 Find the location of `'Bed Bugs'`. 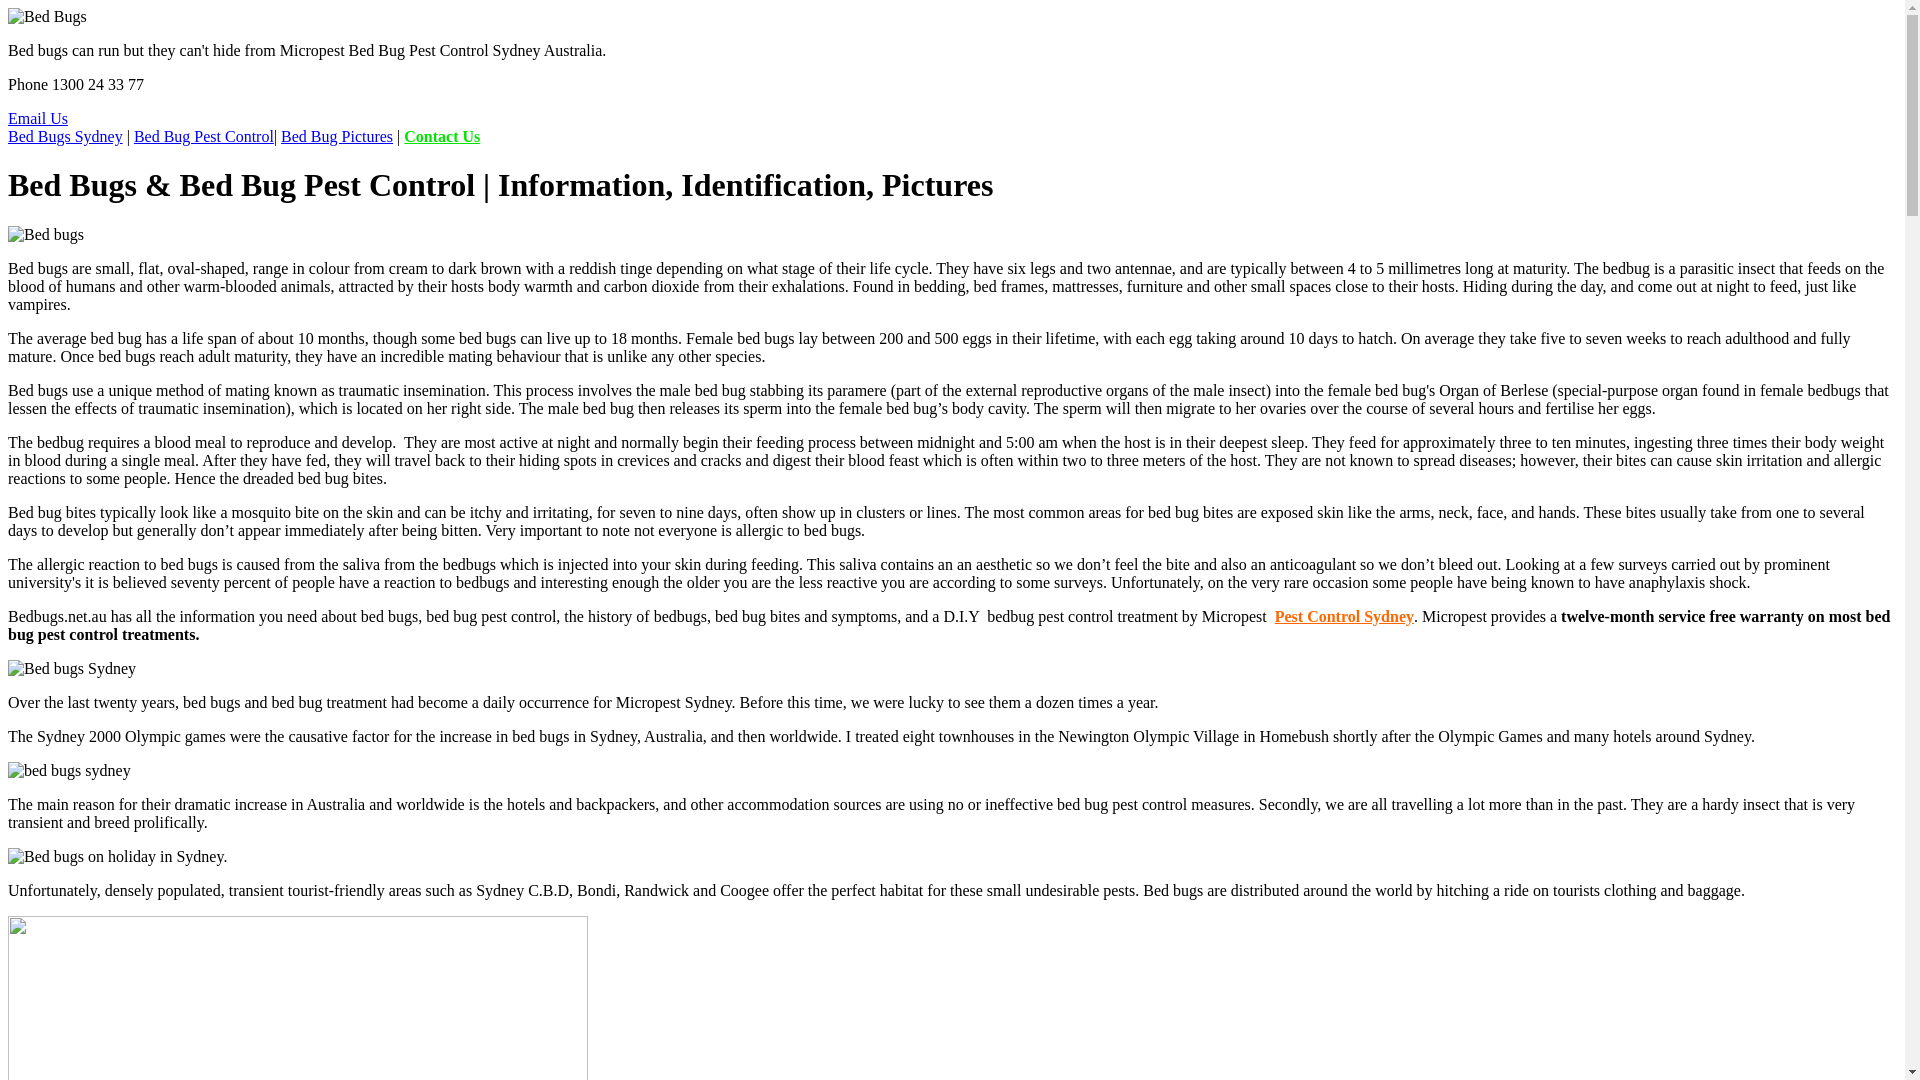

'Bed Bugs' is located at coordinates (47, 16).